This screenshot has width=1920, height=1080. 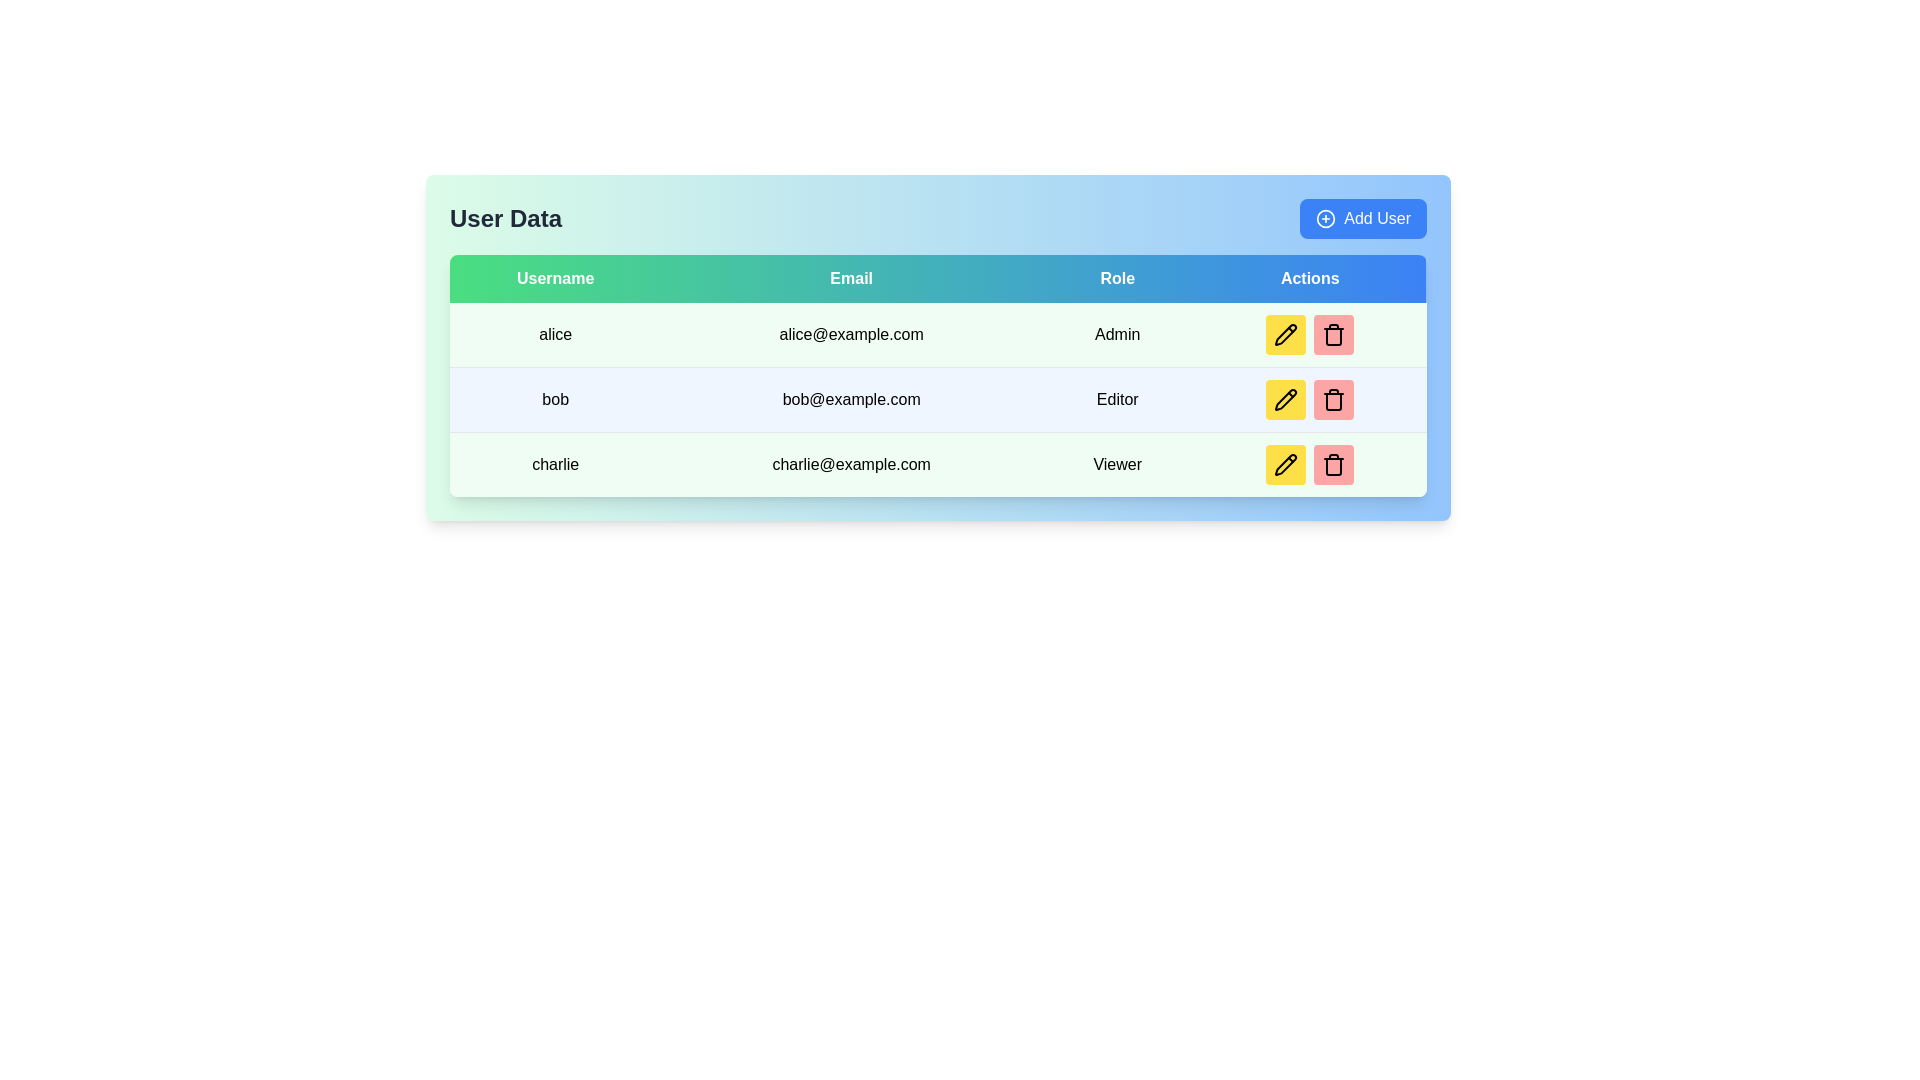 I want to click on the pencil icon in the interactive button group, so click(x=1310, y=400).